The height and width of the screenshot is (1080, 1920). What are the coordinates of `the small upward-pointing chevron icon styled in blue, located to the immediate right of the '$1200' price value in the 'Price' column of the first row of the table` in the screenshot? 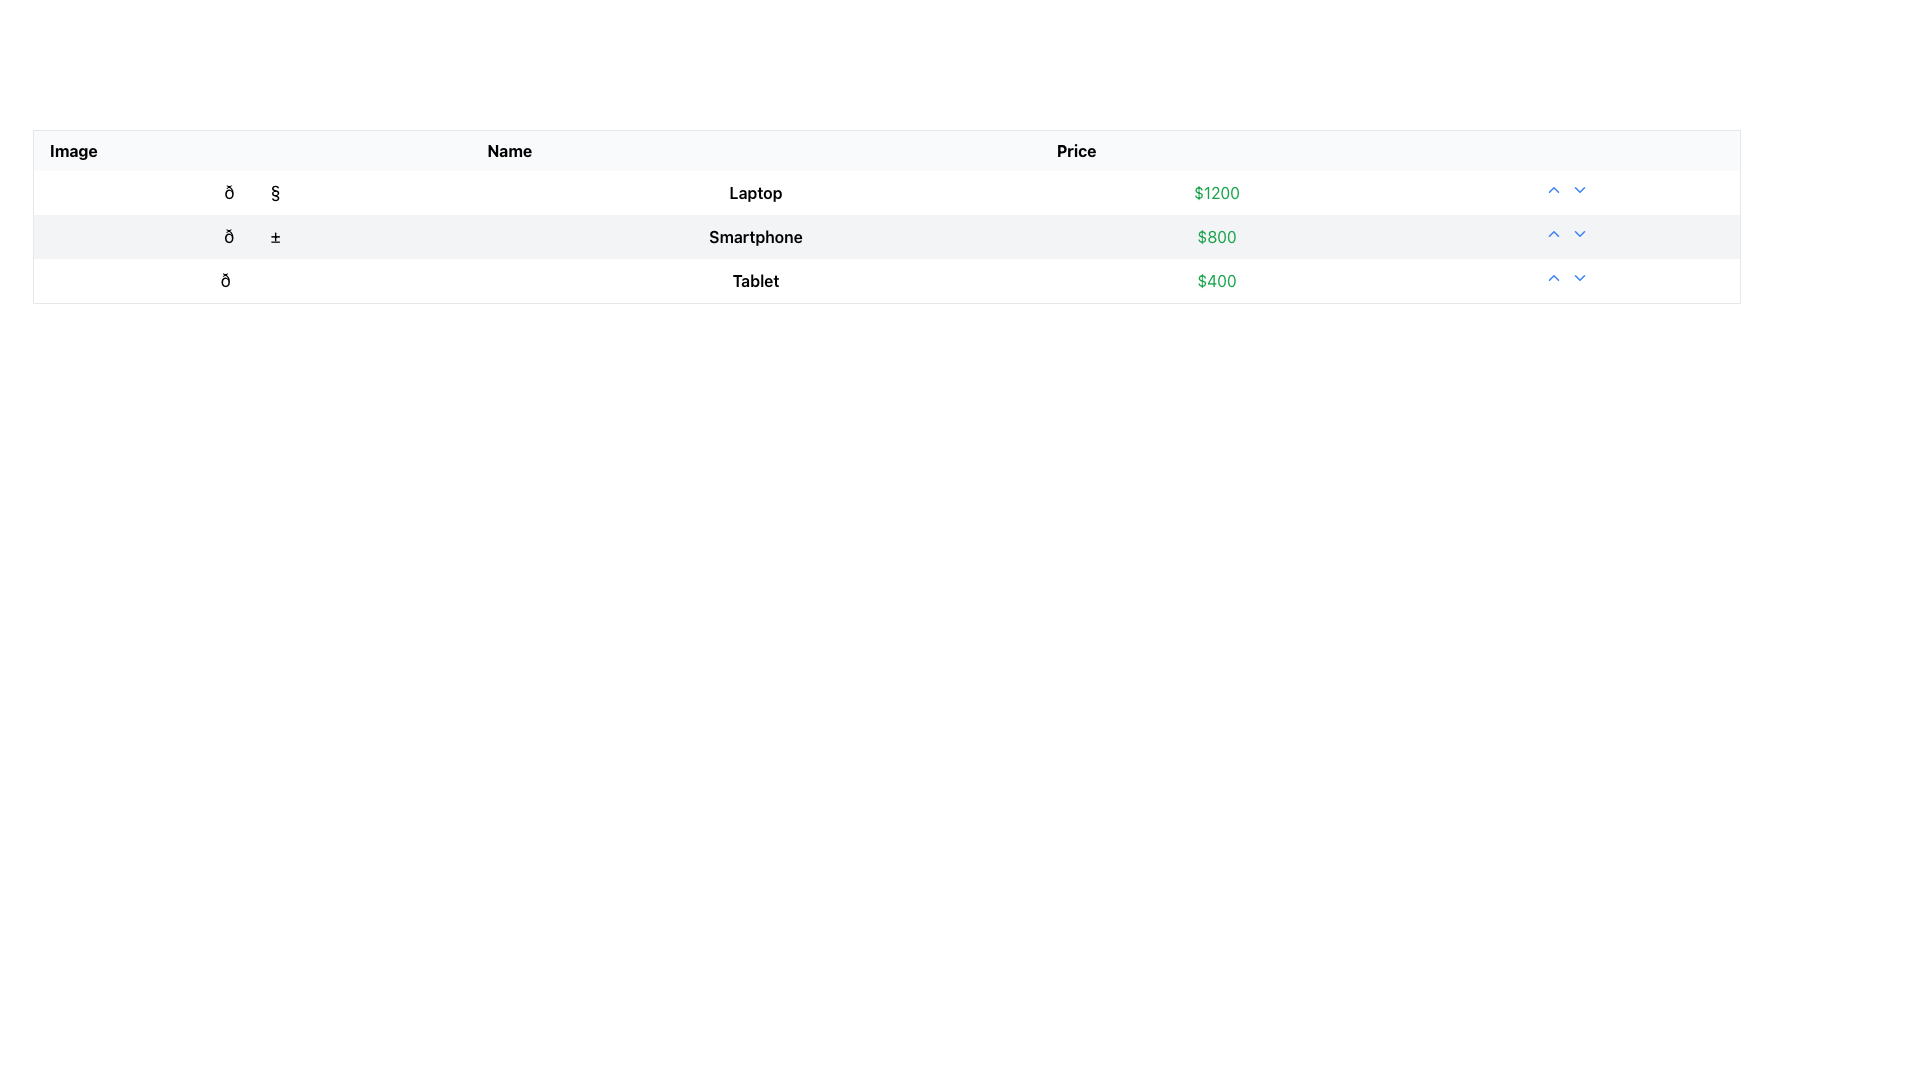 It's located at (1552, 189).